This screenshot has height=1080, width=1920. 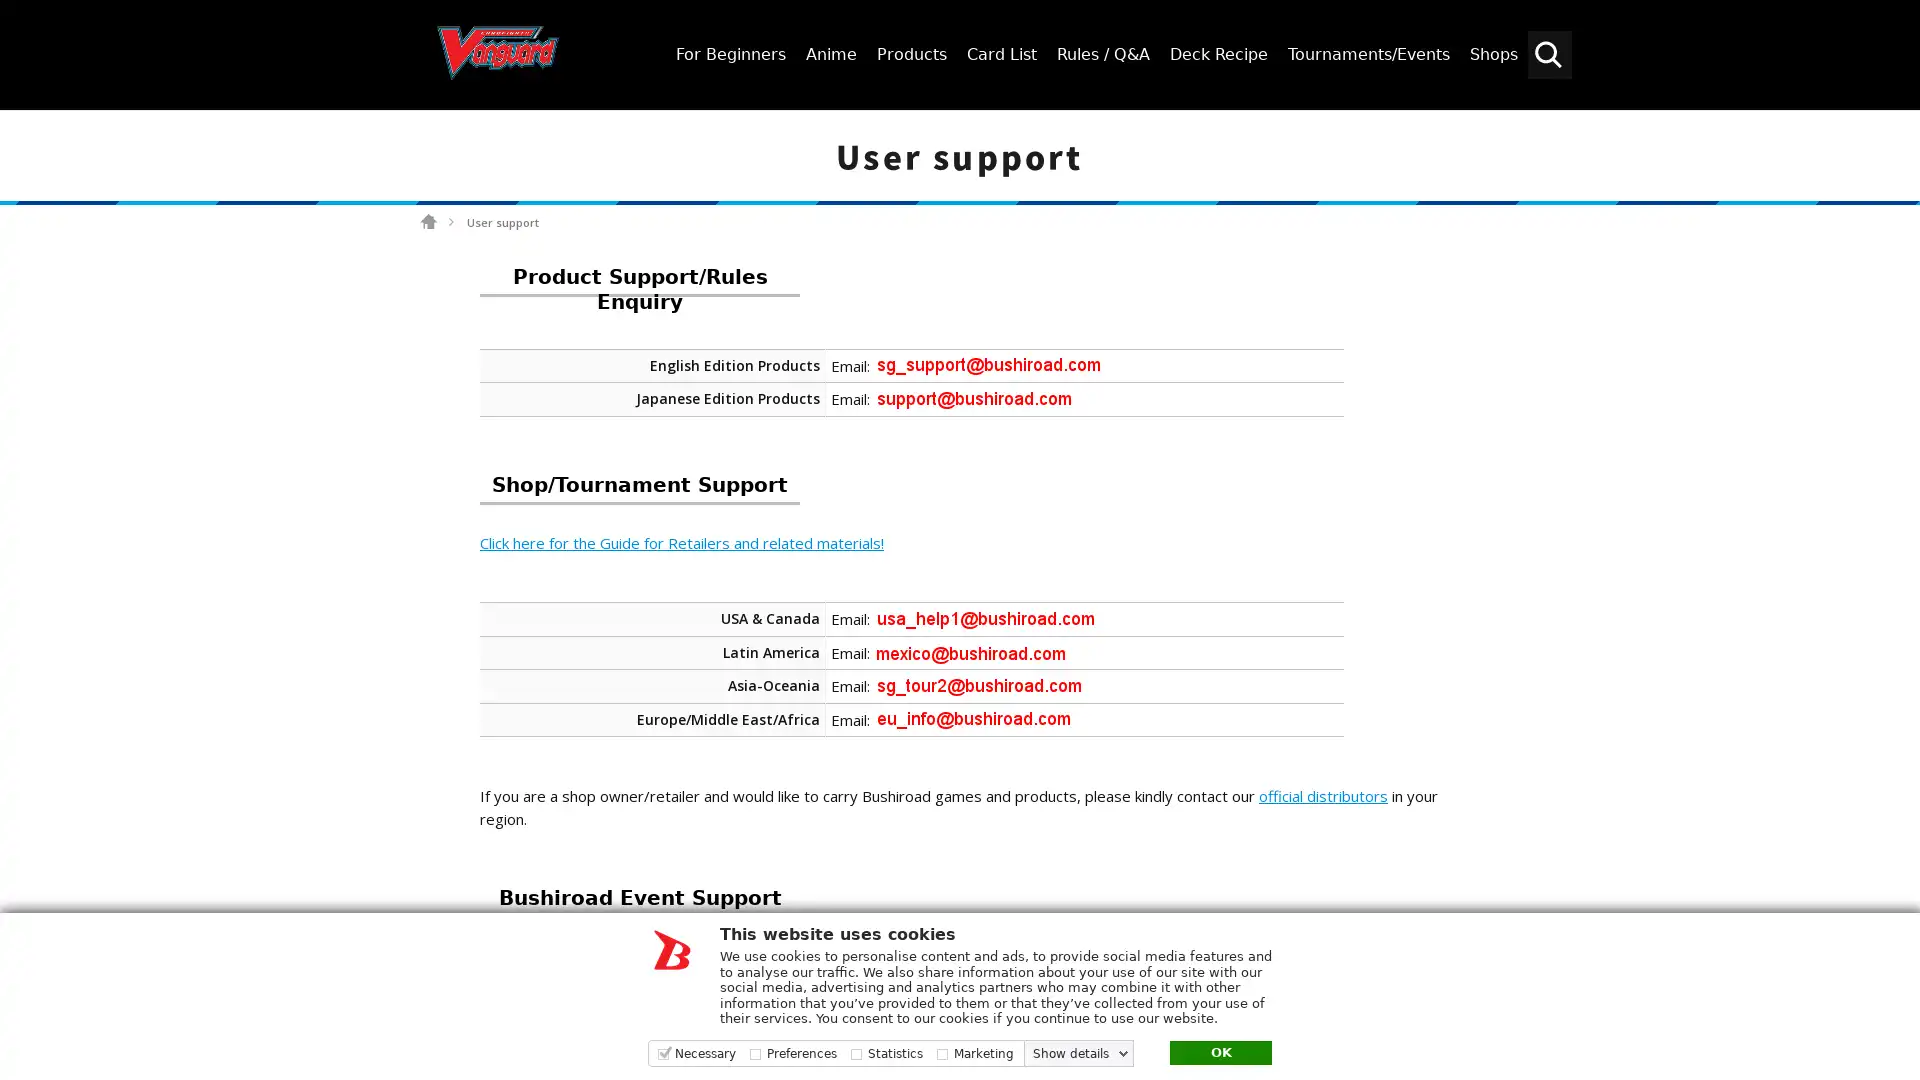 I want to click on Search, so click(x=1895, y=127).